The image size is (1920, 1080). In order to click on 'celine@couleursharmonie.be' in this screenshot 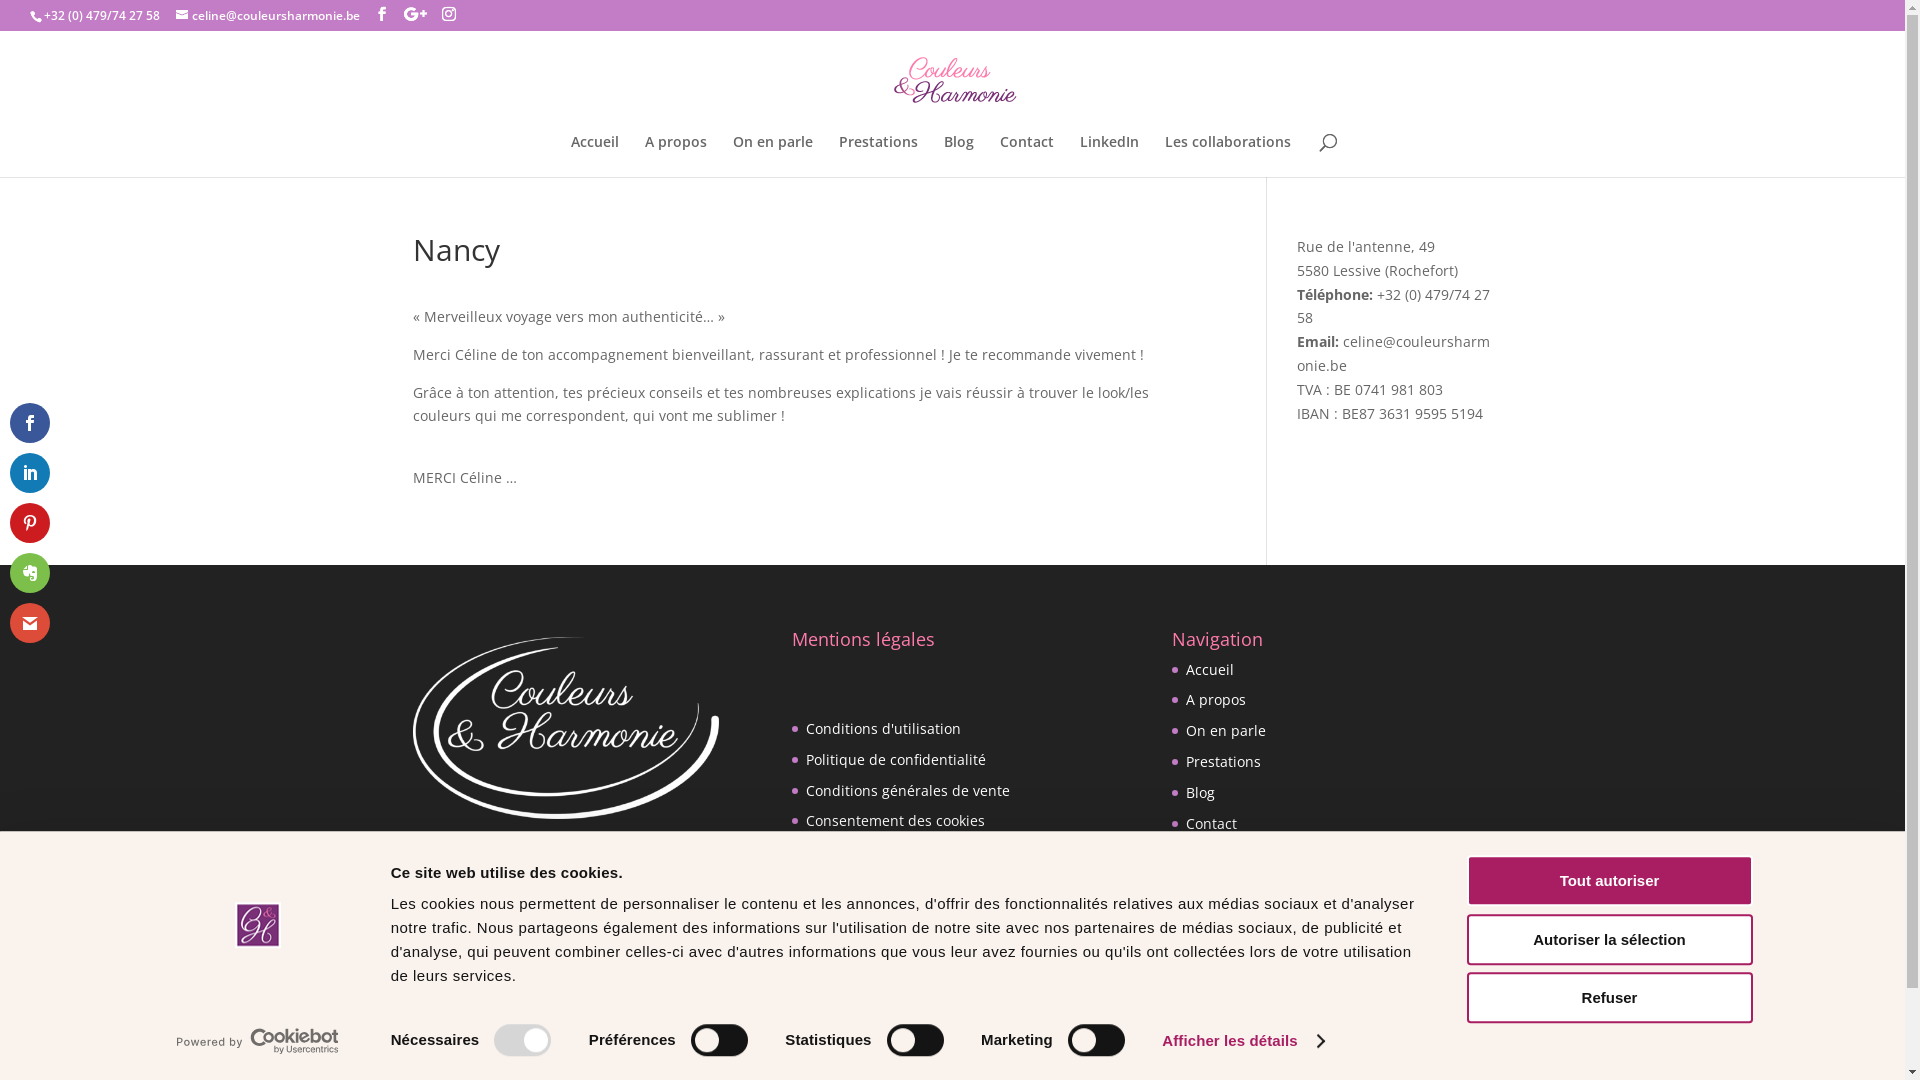, I will do `click(267, 15)`.